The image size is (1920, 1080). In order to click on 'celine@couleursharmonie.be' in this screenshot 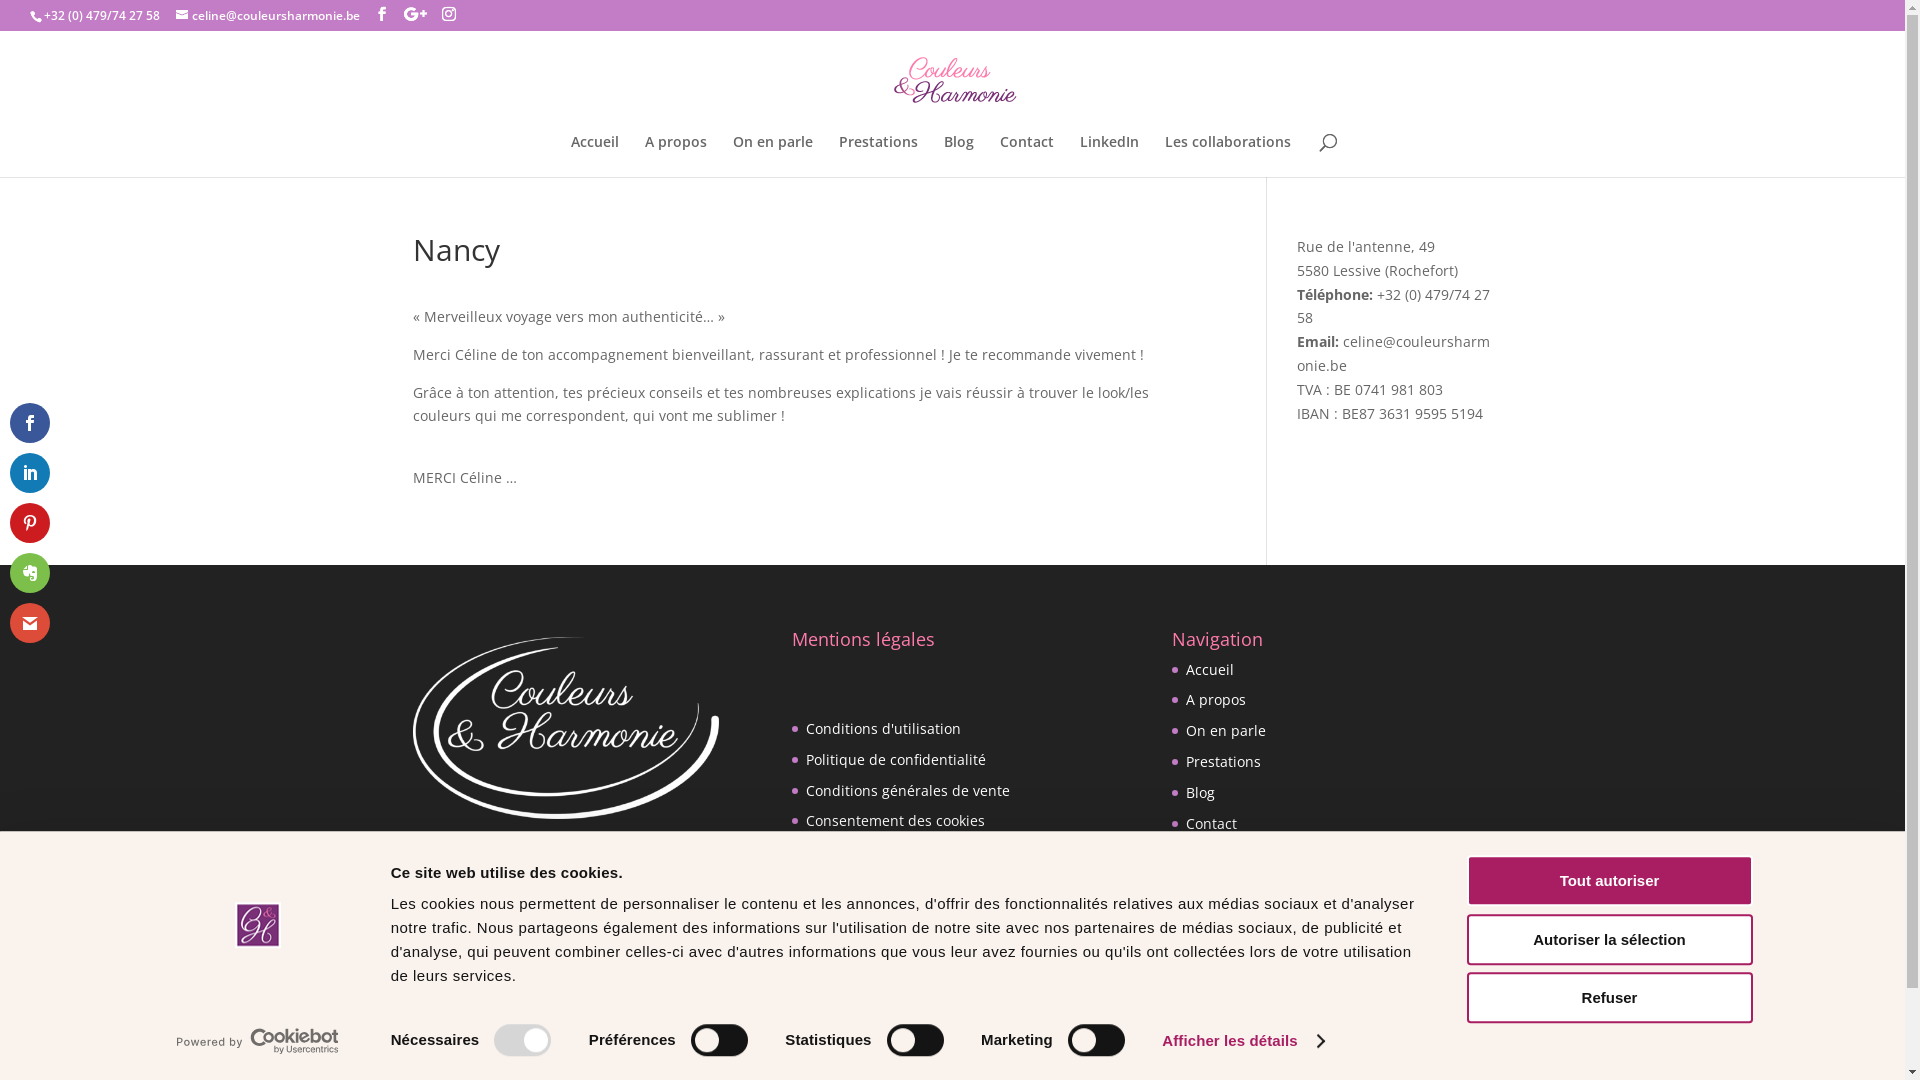, I will do `click(267, 15)`.